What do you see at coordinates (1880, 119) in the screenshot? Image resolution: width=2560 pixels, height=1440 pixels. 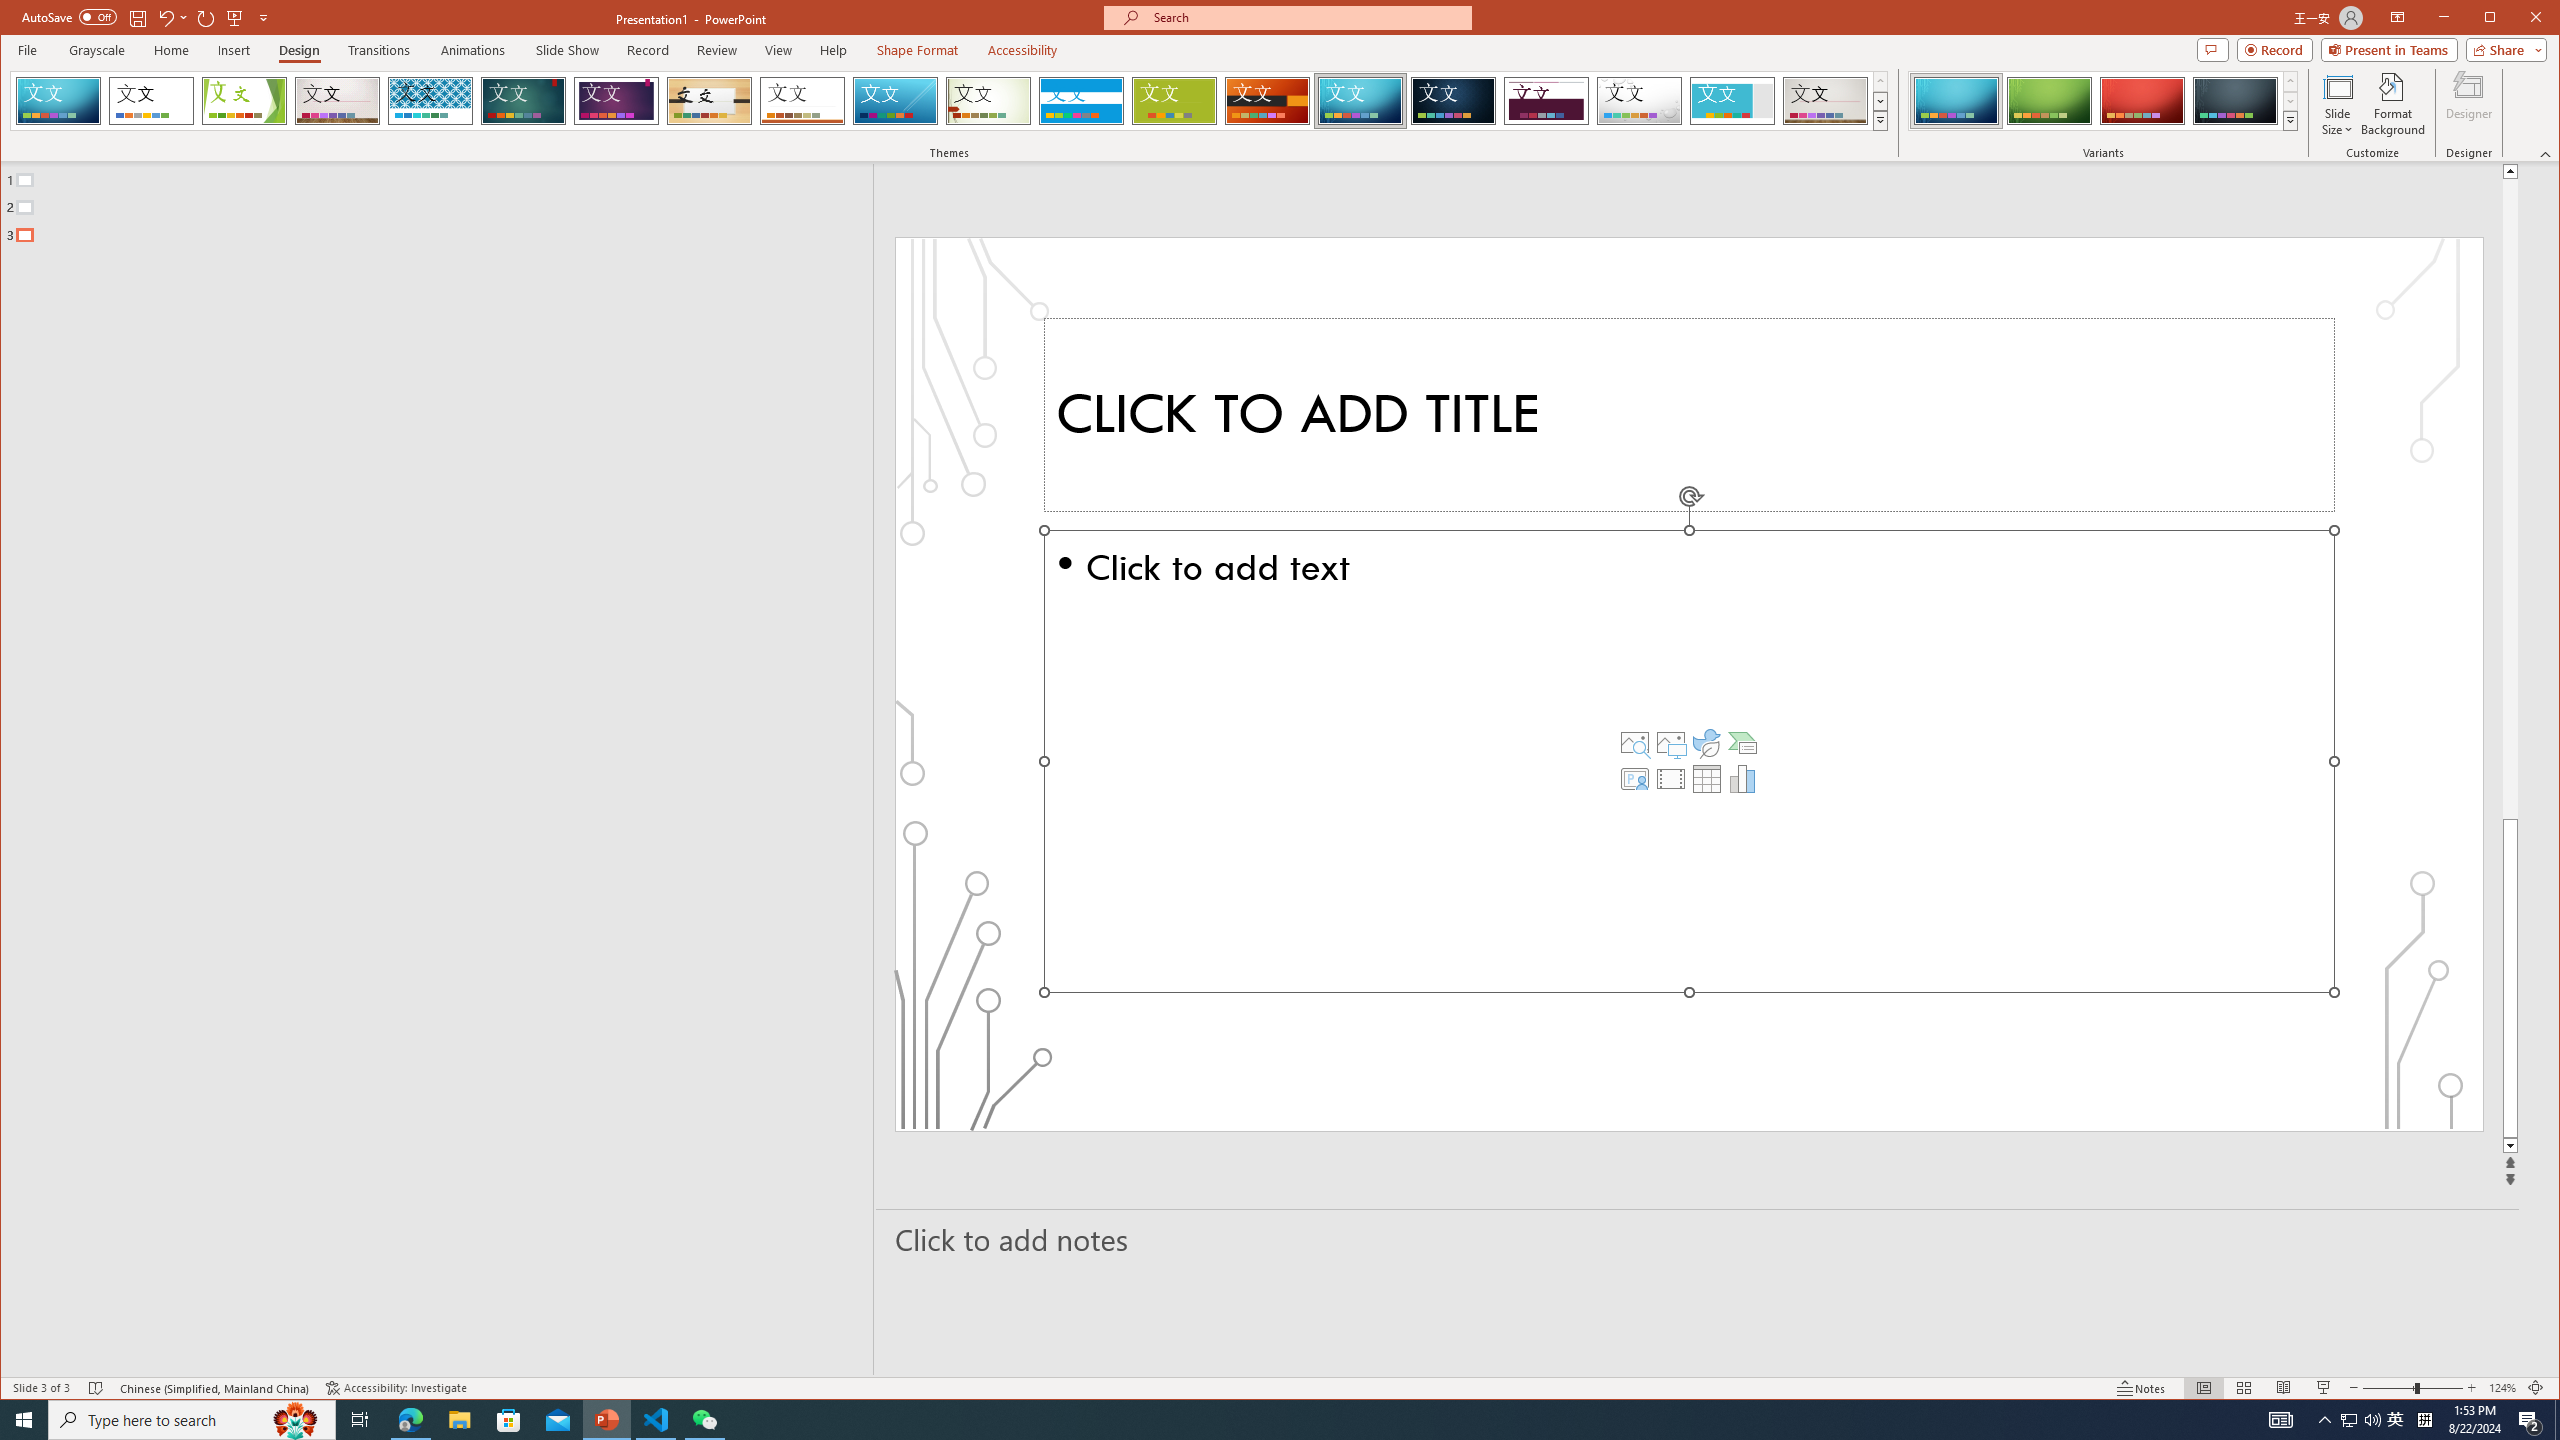 I see `'Themes'` at bounding box center [1880, 119].